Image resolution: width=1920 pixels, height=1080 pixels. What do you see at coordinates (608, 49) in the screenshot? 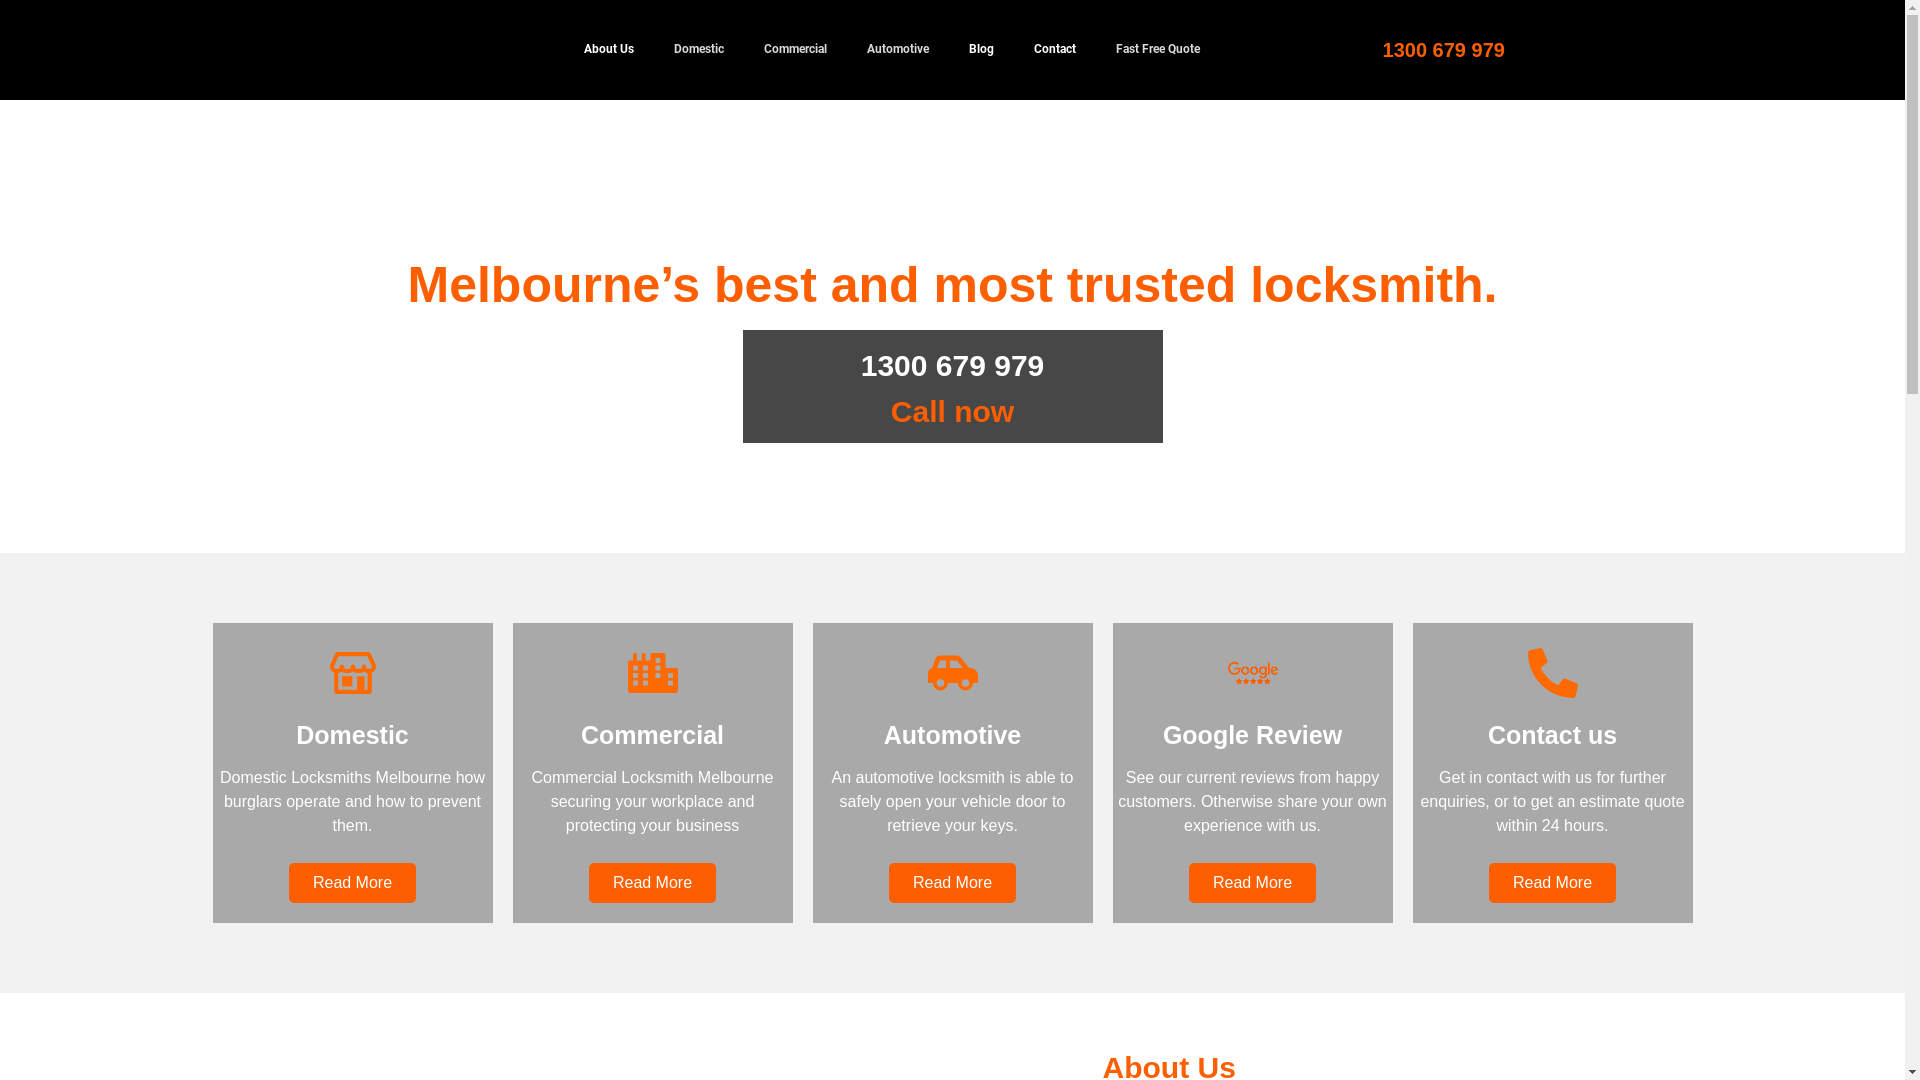
I see `'About Us'` at bounding box center [608, 49].